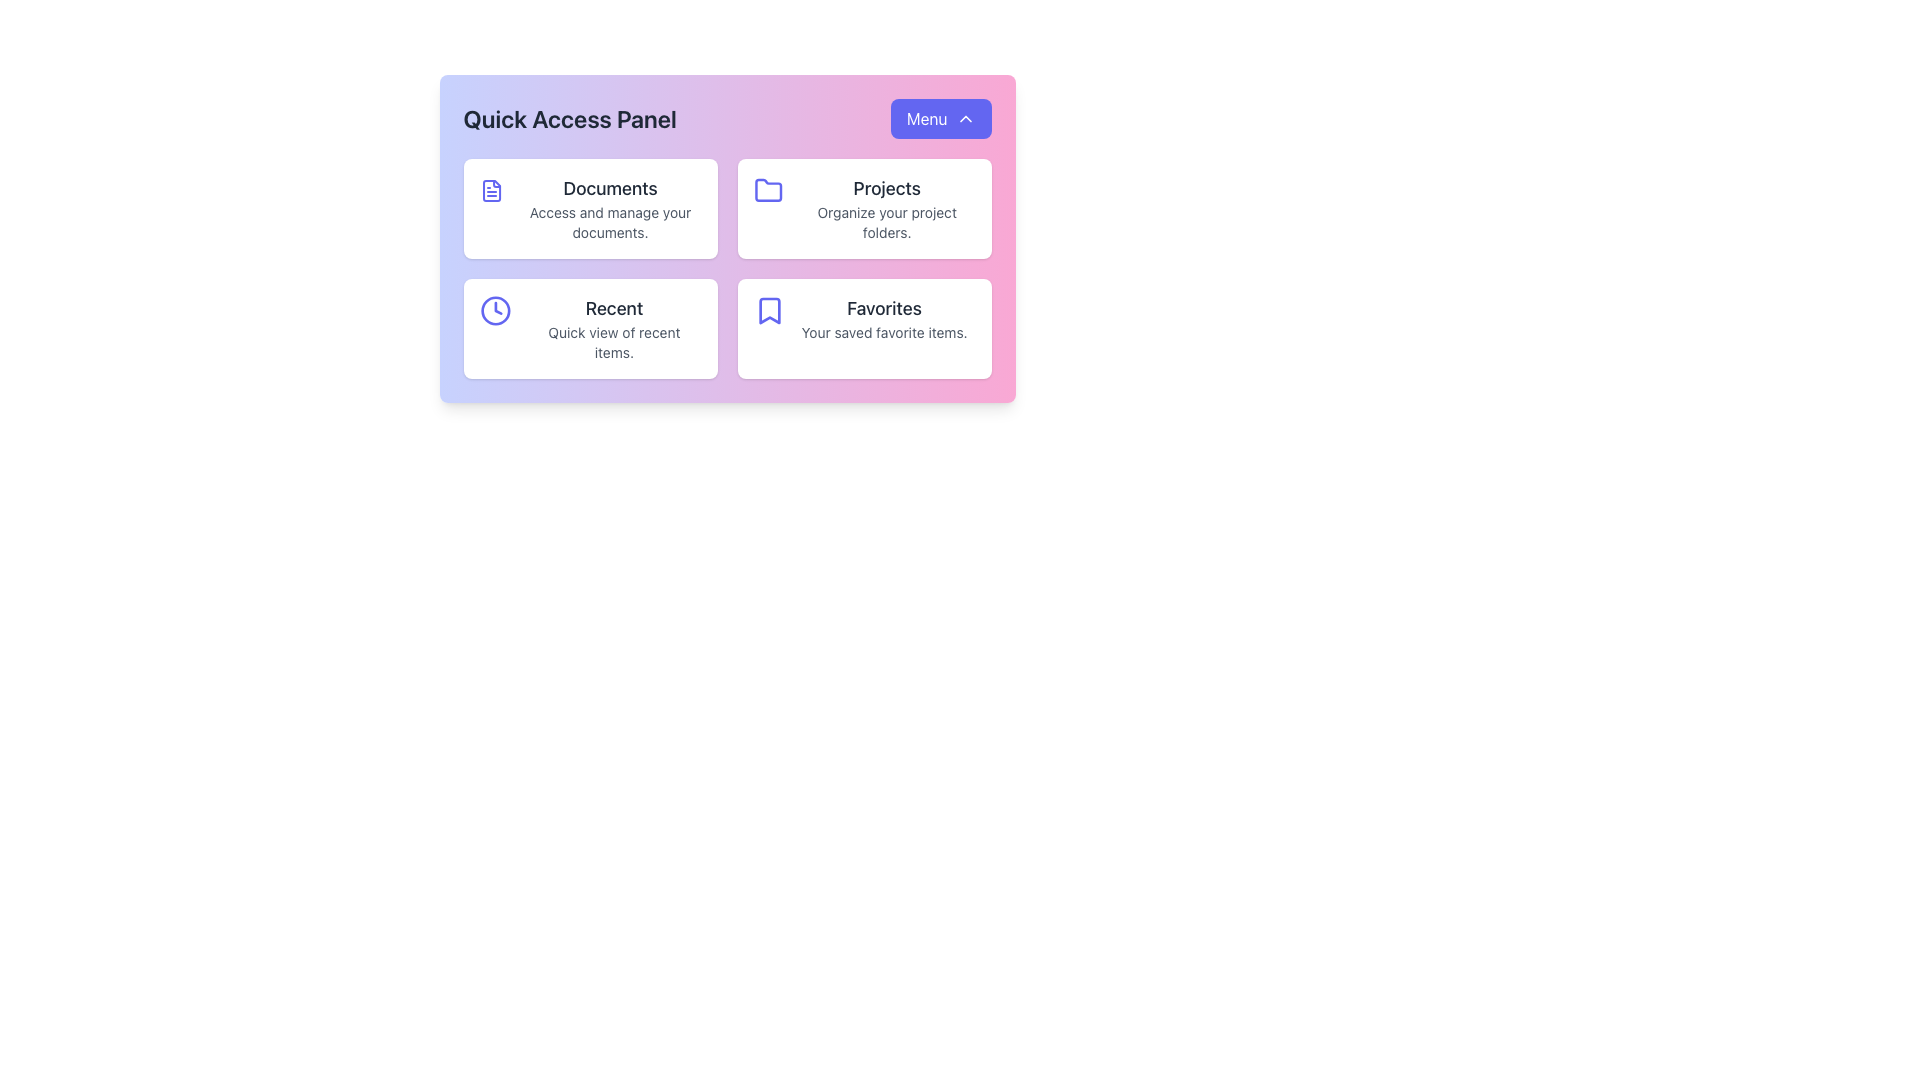 Image resolution: width=1920 pixels, height=1080 pixels. Describe the element at coordinates (491, 191) in the screenshot. I see `the leftmost subcomponent of the document-shaped icon in the Quick Access Panel, located at the top-left area above the 'Recent' entry` at that location.